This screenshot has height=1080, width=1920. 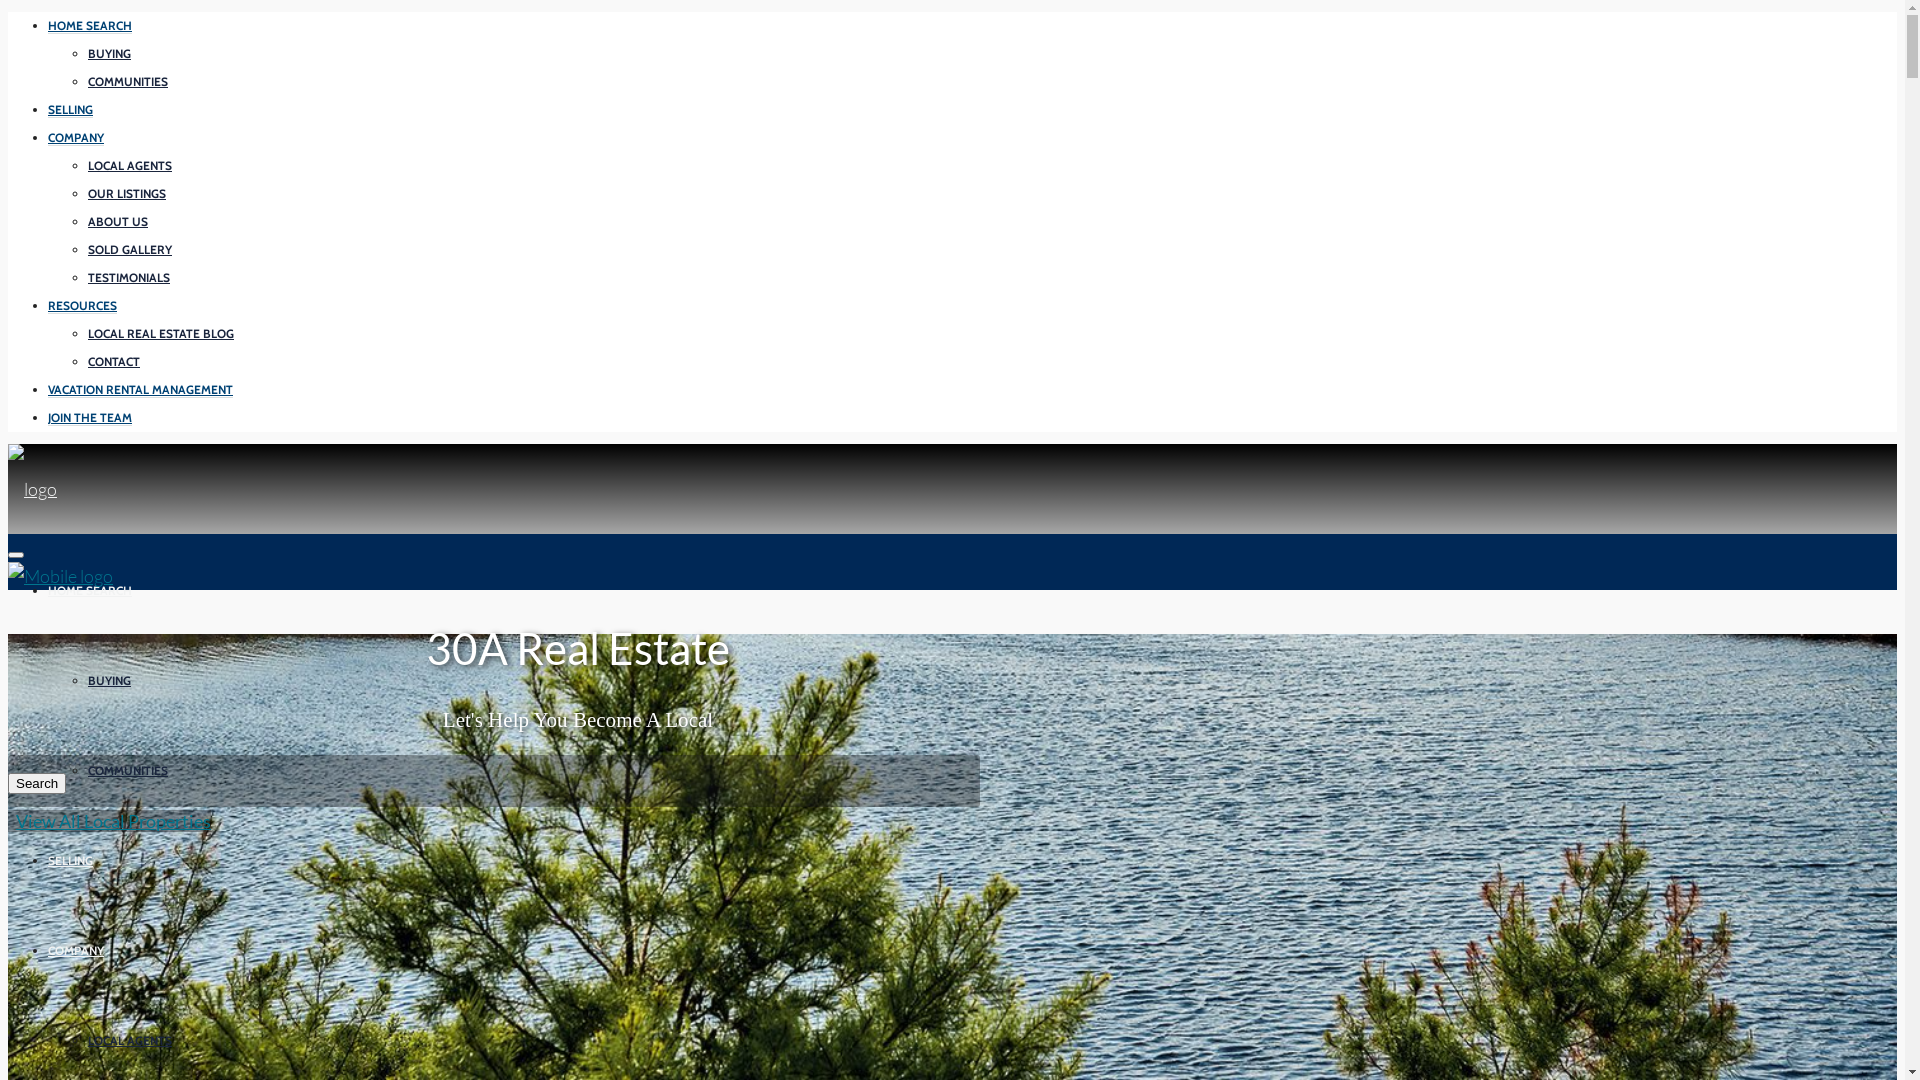 What do you see at coordinates (128, 249) in the screenshot?
I see `'SOLD GALLERY'` at bounding box center [128, 249].